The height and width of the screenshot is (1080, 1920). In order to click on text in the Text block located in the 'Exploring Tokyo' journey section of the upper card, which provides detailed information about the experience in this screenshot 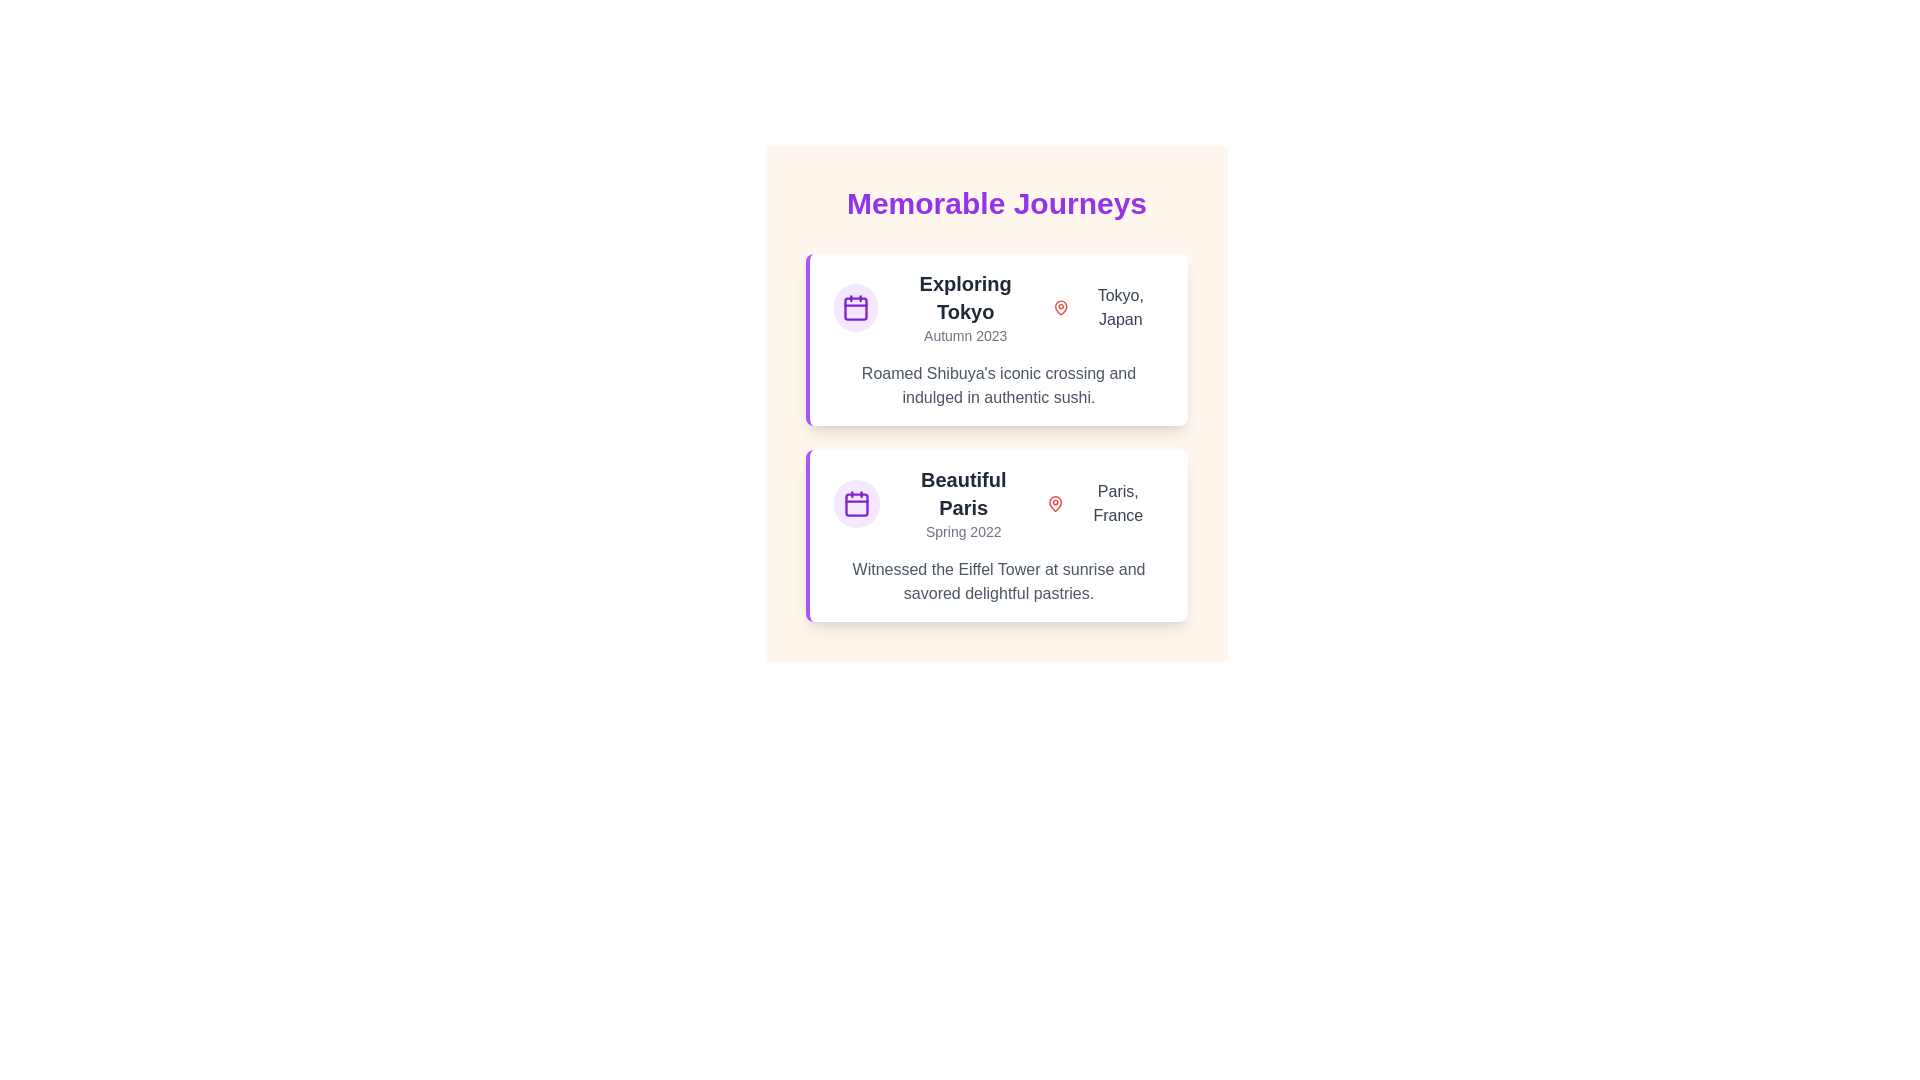, I will do `click(998, 385)`.